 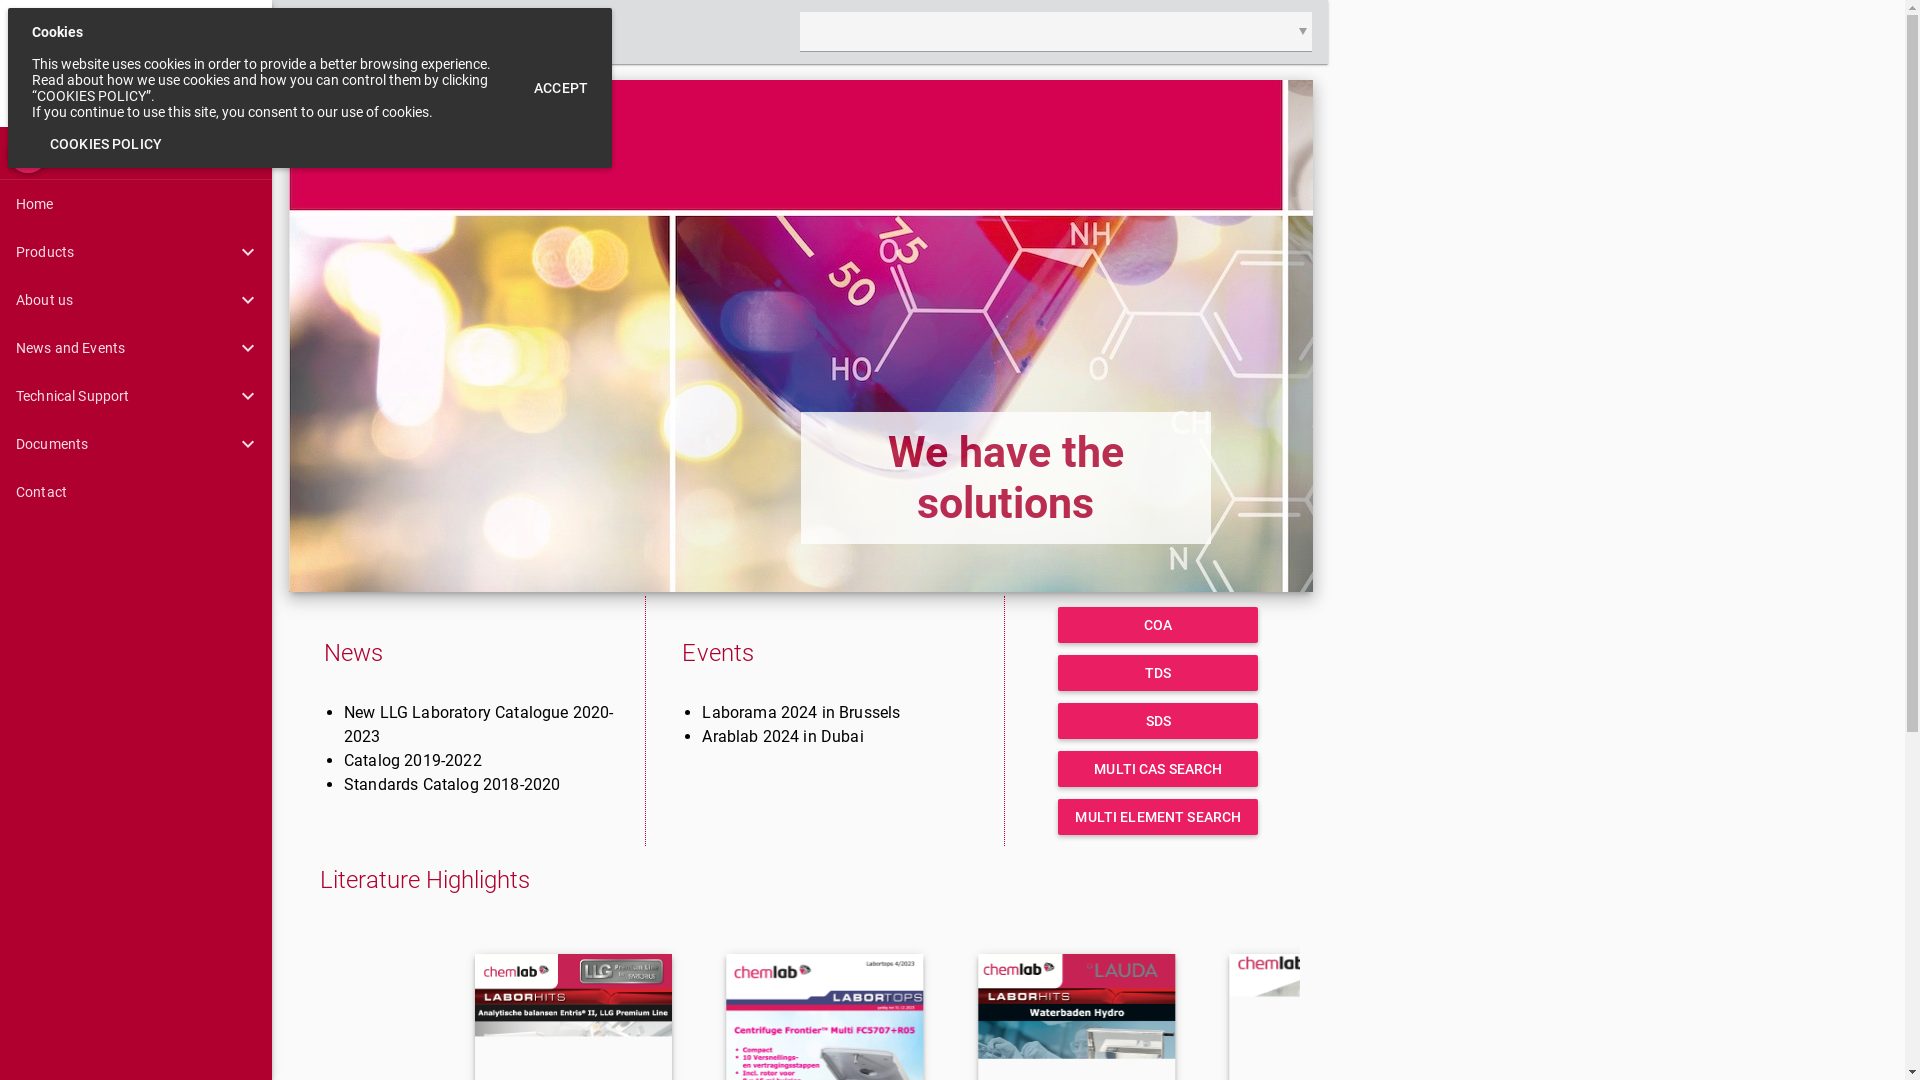 I want to click on 'ACCEPT', so click(x=560, y=87).